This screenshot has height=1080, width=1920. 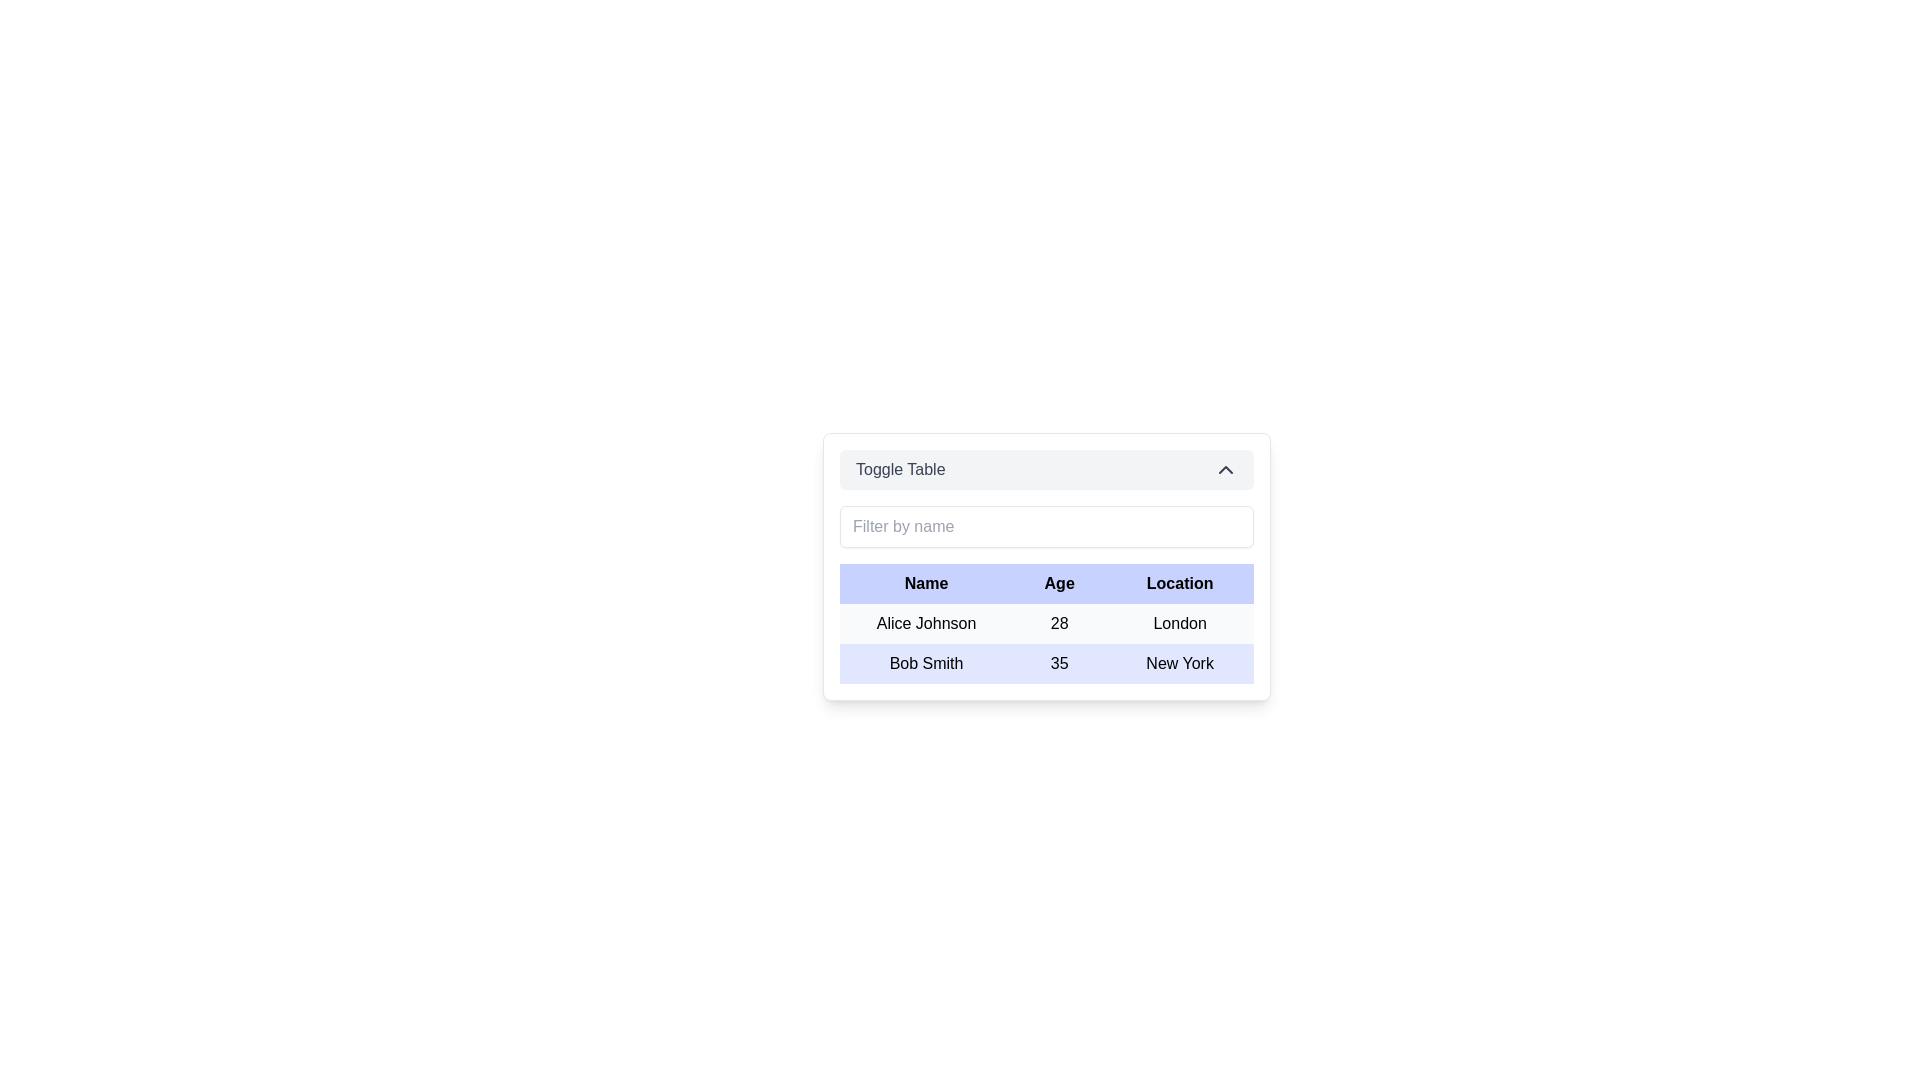 I want to click on the individual cell in the table row containing details about 'Bob Smith', aged '35', located in 'New York', to possibly edit or view its details, so click(x=1045, y=644).